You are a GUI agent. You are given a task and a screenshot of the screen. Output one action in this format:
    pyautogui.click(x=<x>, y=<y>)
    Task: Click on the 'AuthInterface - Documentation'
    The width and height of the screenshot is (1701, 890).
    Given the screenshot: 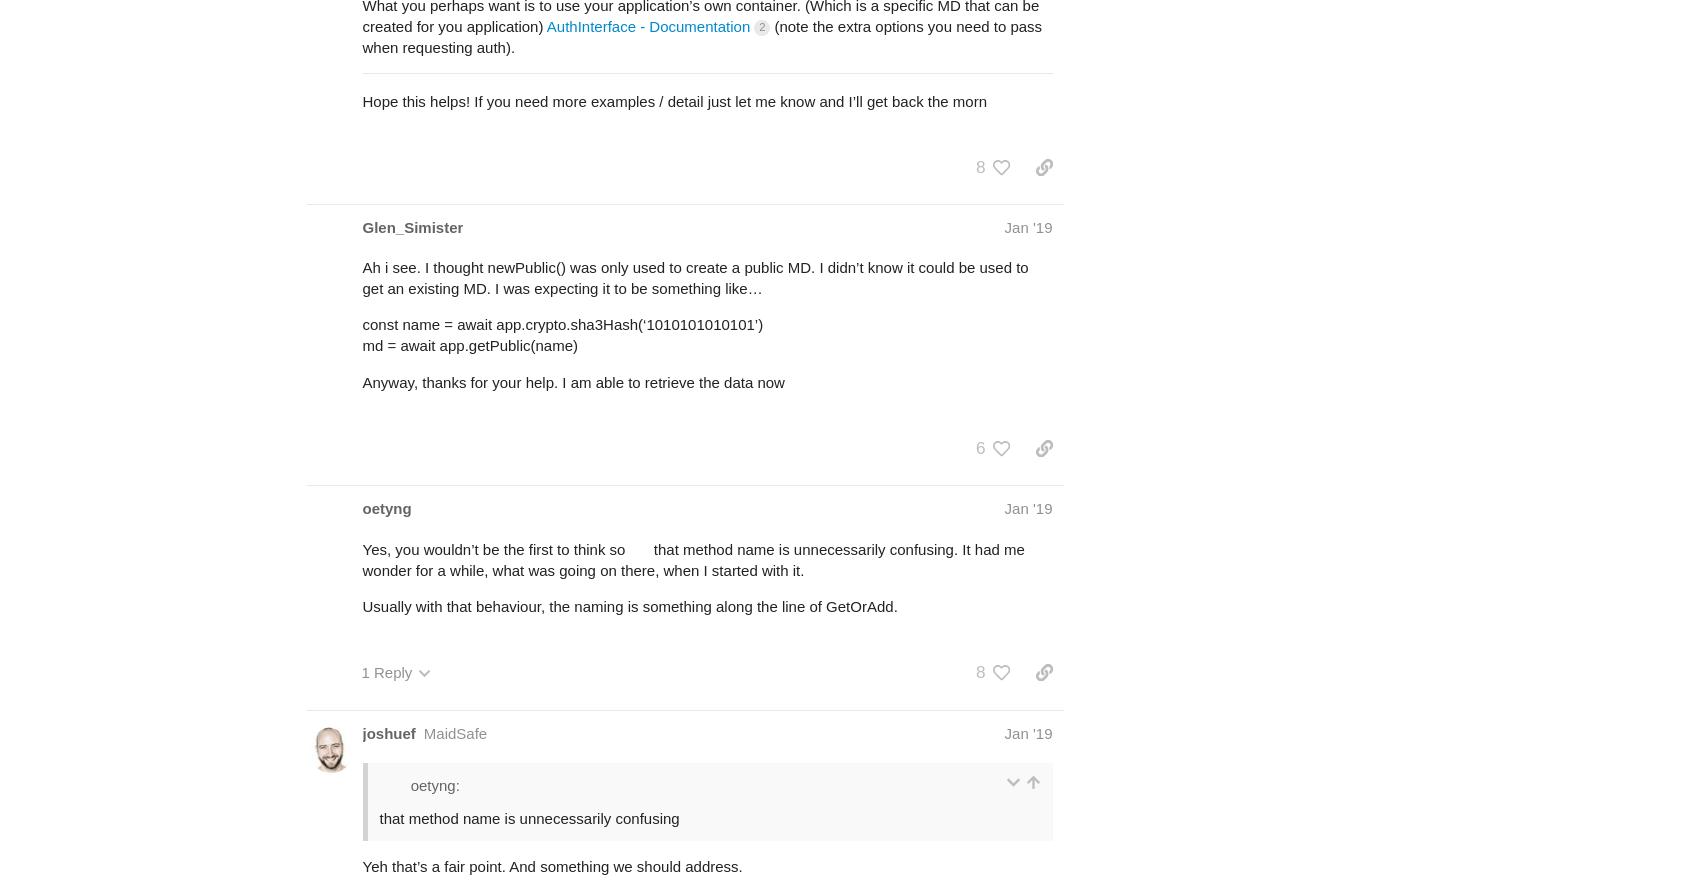 What is the action you would take?
    pyautogui.click(x=647, y=26)
    